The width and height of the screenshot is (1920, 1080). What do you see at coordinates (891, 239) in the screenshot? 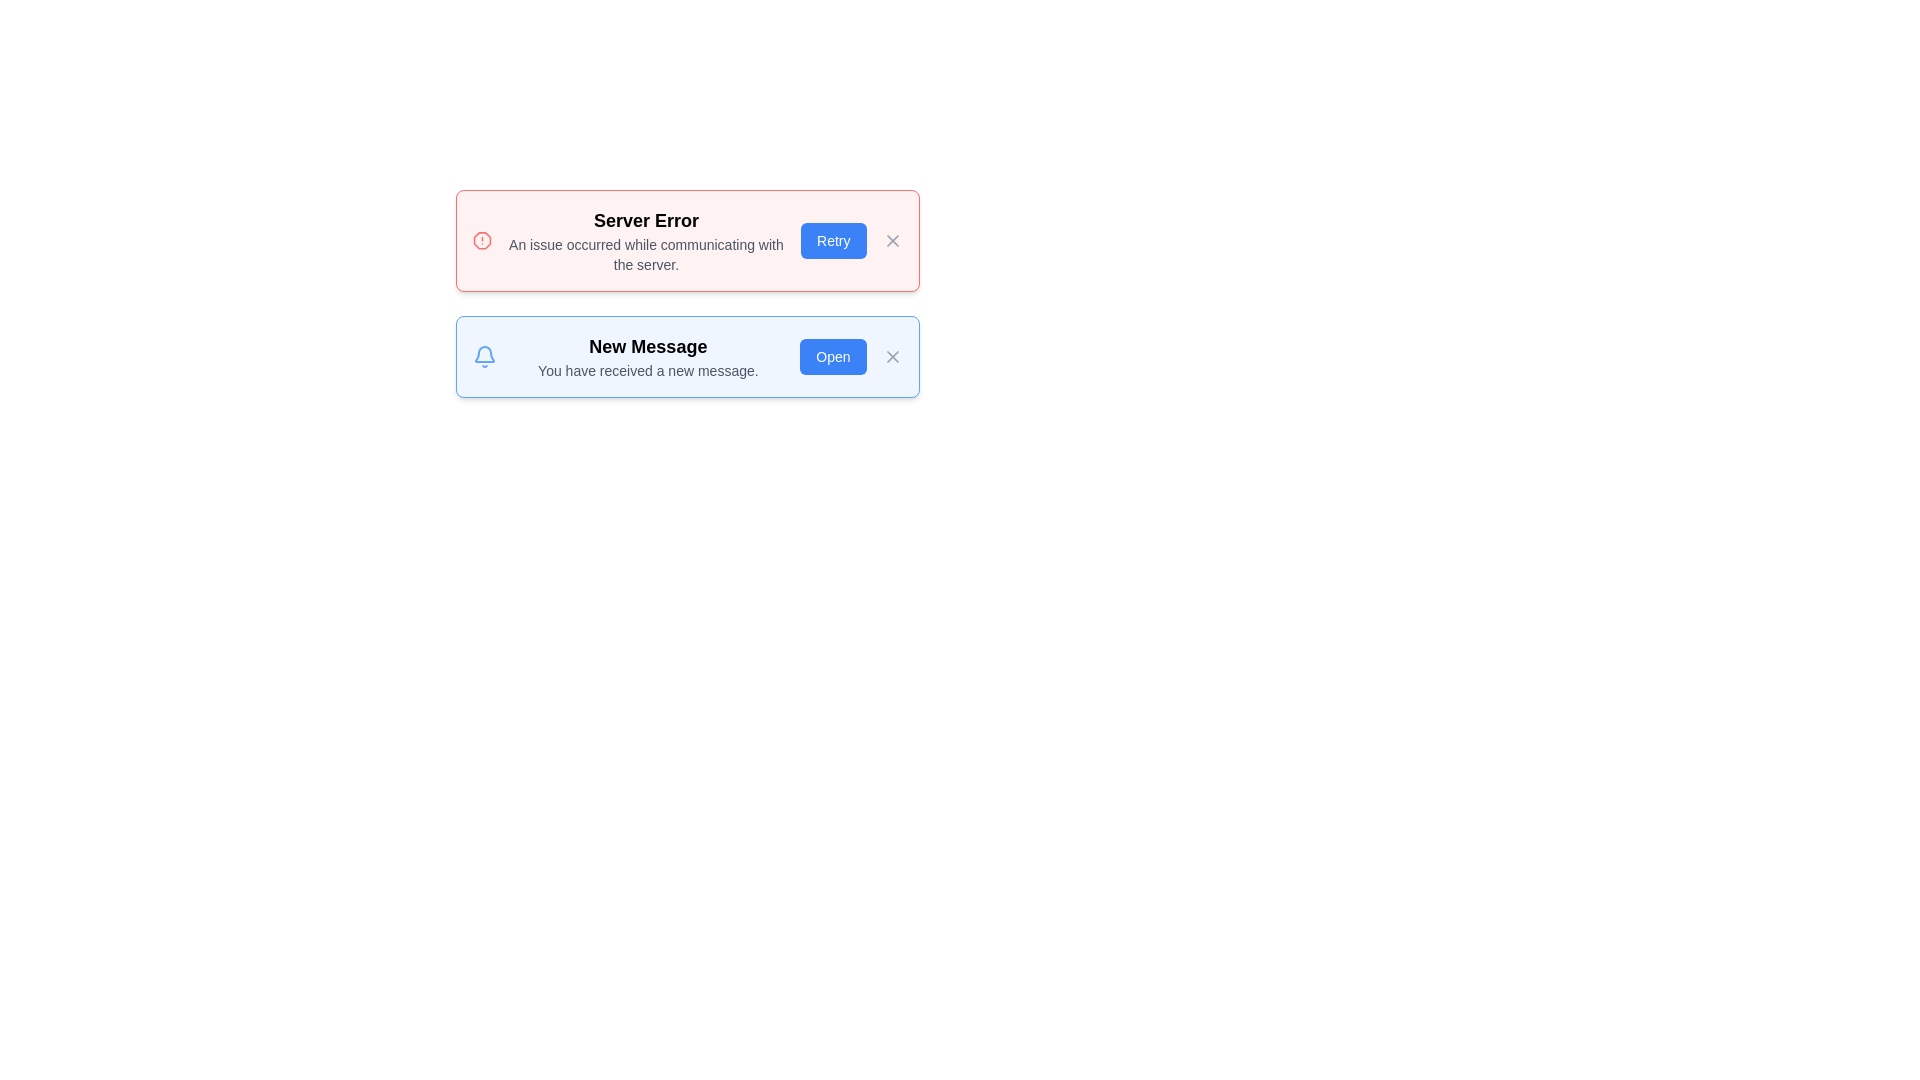
I see `the 'X' shaped graphical icon located within the right section of the 'Retry' button to interact with it` at bounding box center [891, 239].